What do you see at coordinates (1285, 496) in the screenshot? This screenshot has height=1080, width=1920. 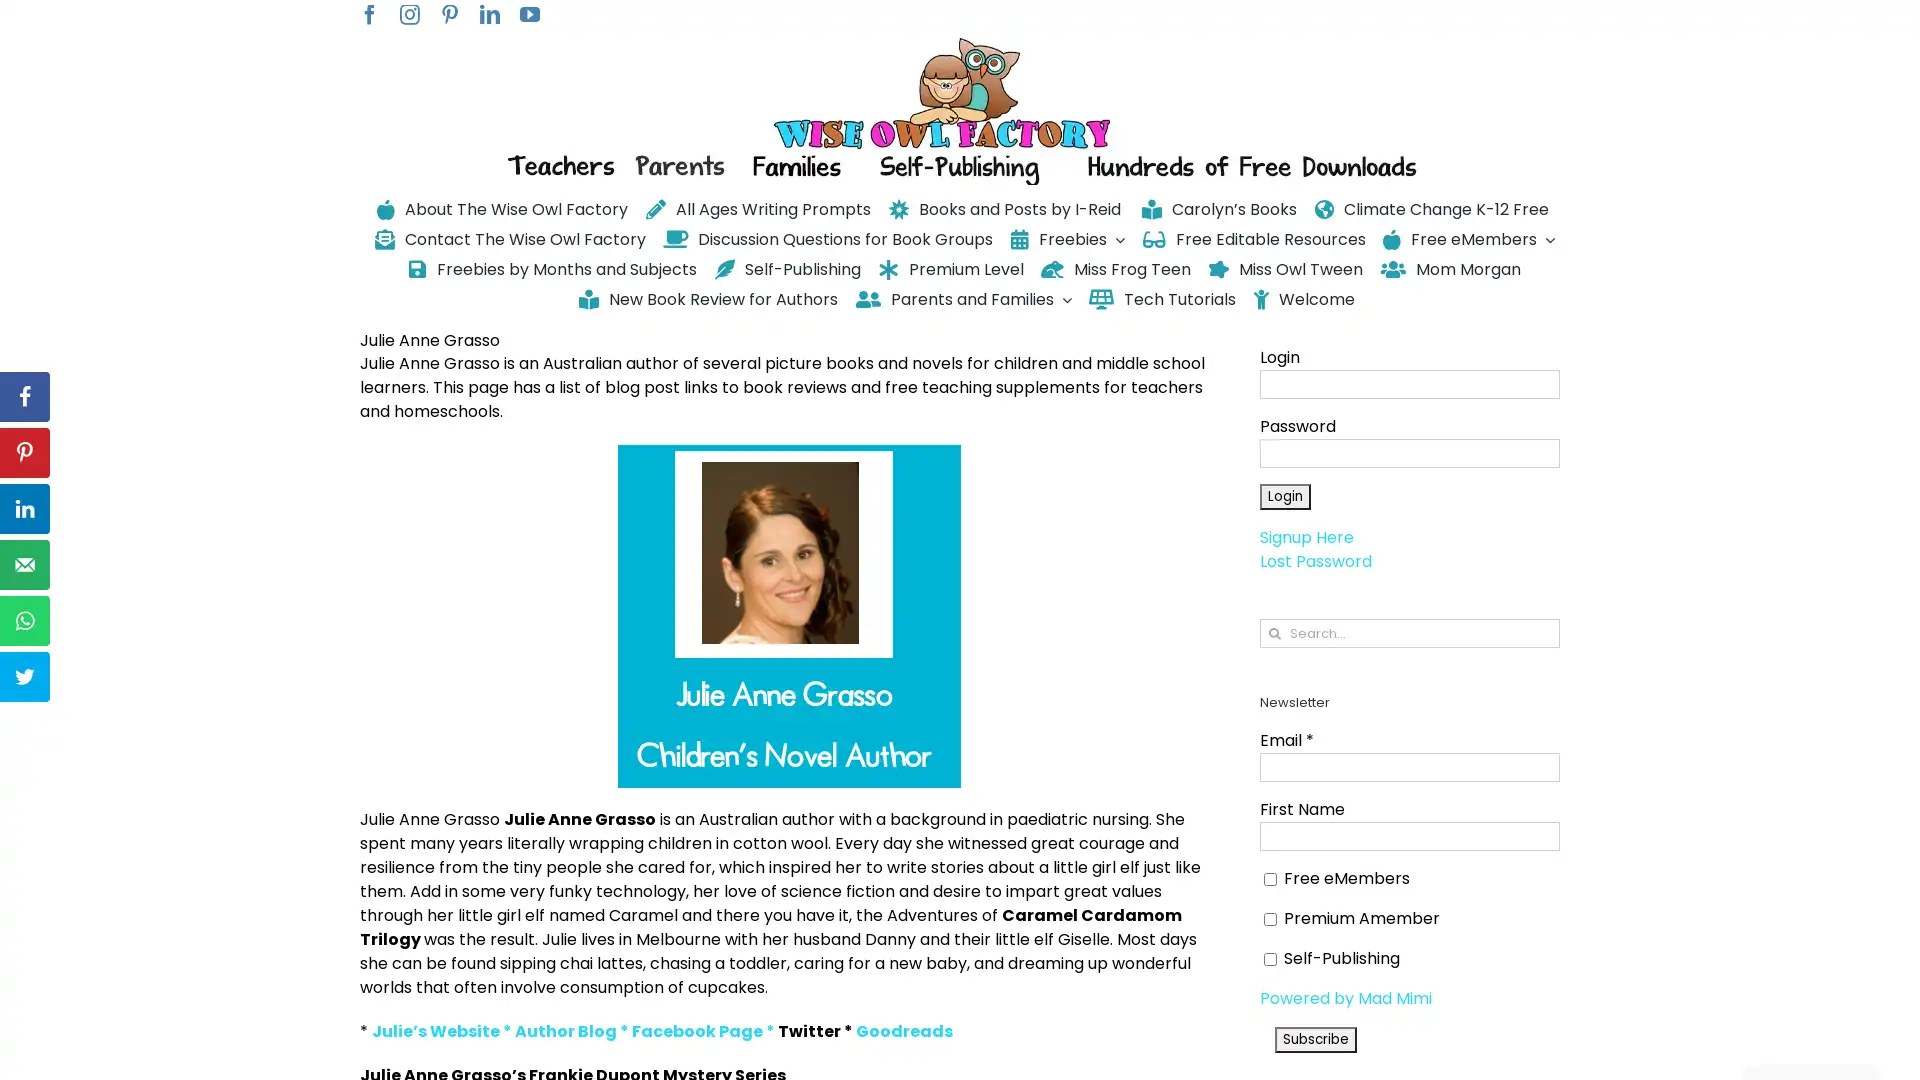 I see `Login` at bounding box center [1285, 496].